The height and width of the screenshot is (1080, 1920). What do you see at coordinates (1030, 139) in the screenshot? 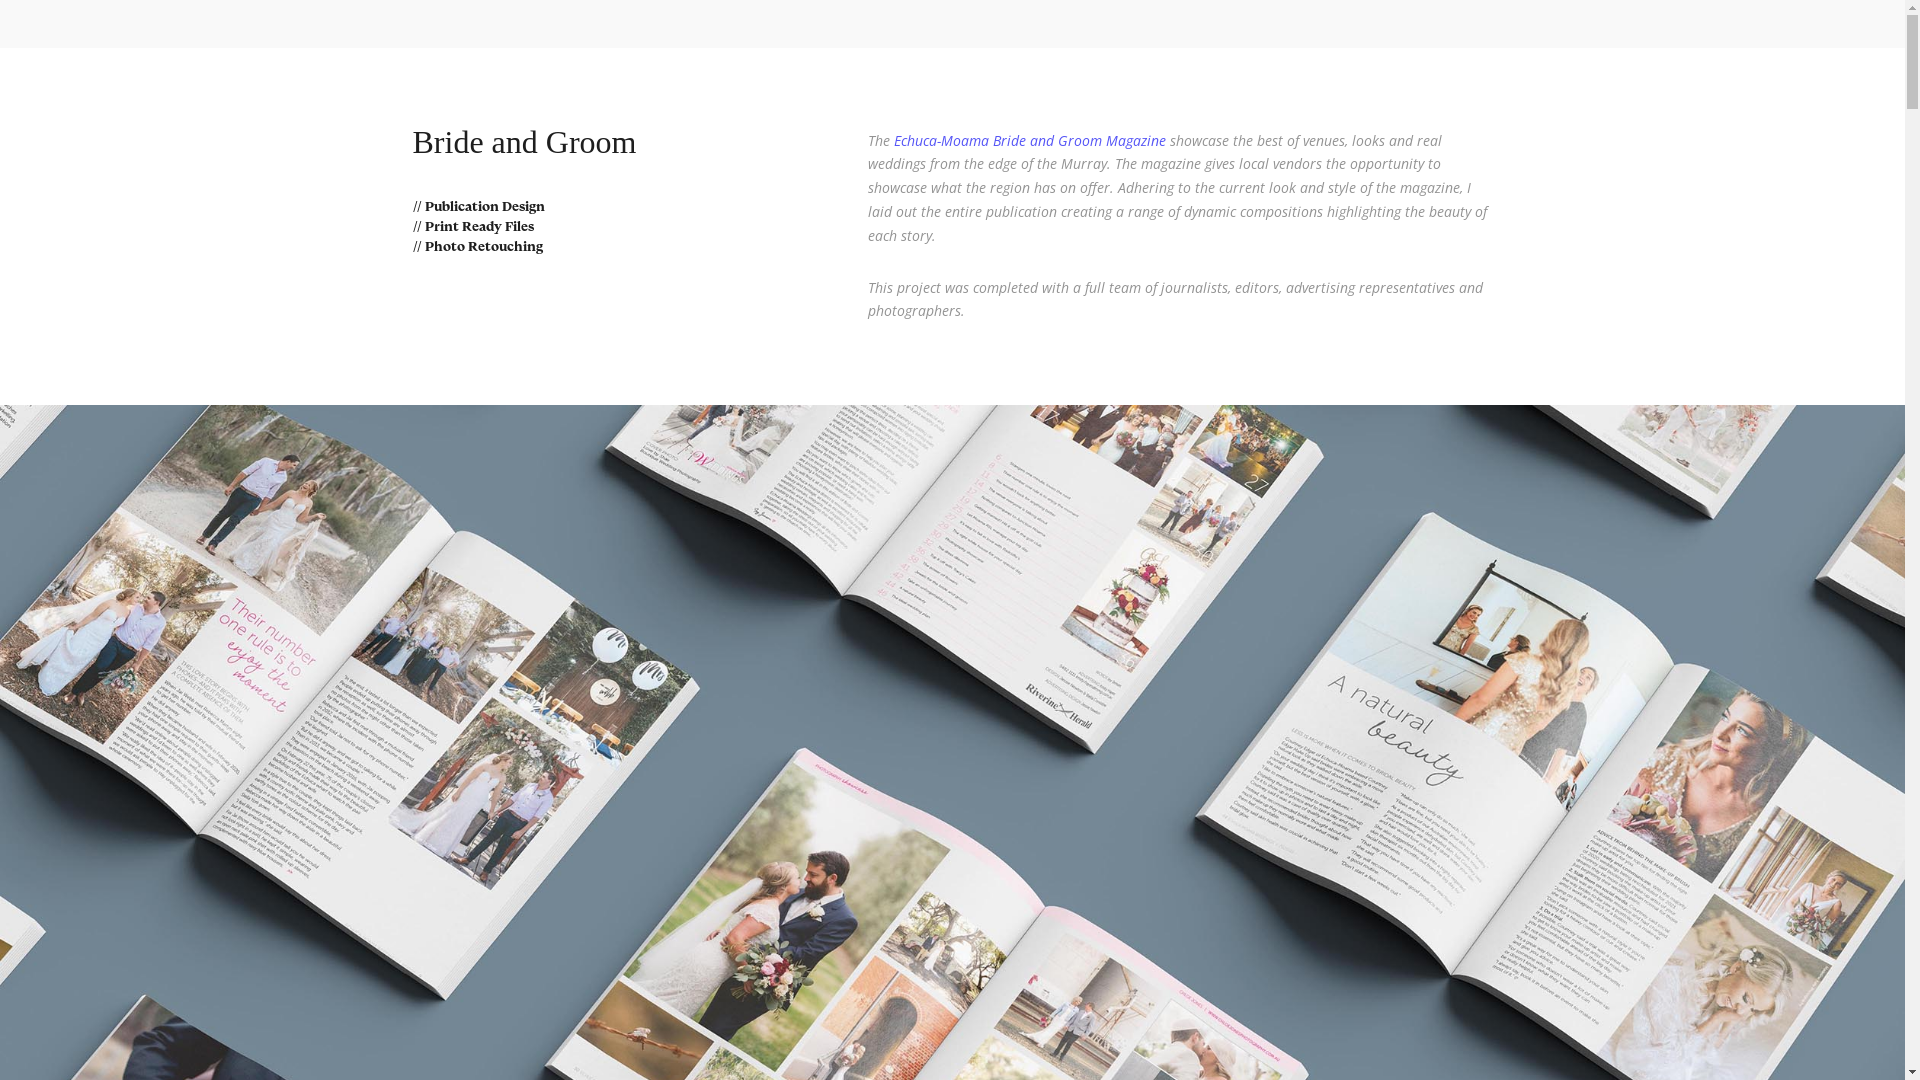
I see `'Echuca-Moama Bride and Groom Magazine'` at bounding box center [1030, 139].